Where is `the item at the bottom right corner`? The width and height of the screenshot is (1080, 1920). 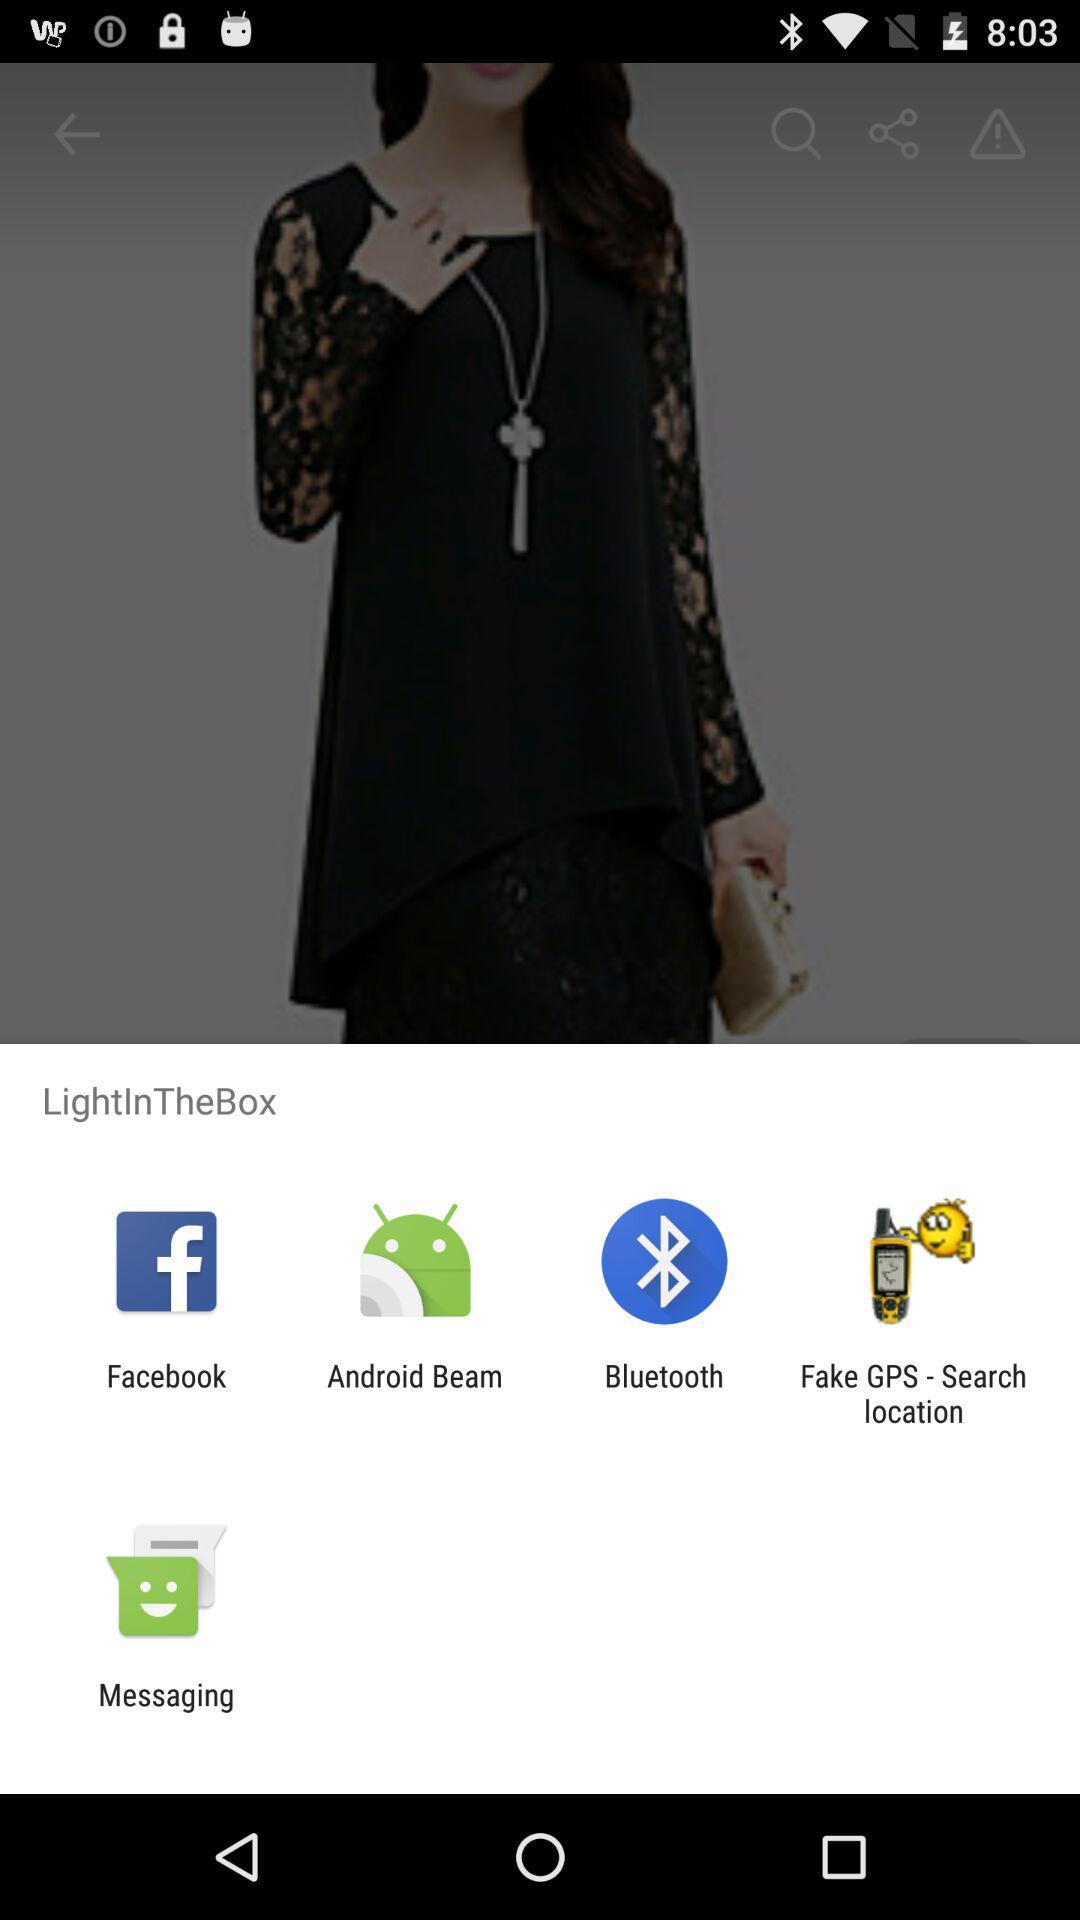
the item at the bottom right corner is located at coordinates (913, 1392).